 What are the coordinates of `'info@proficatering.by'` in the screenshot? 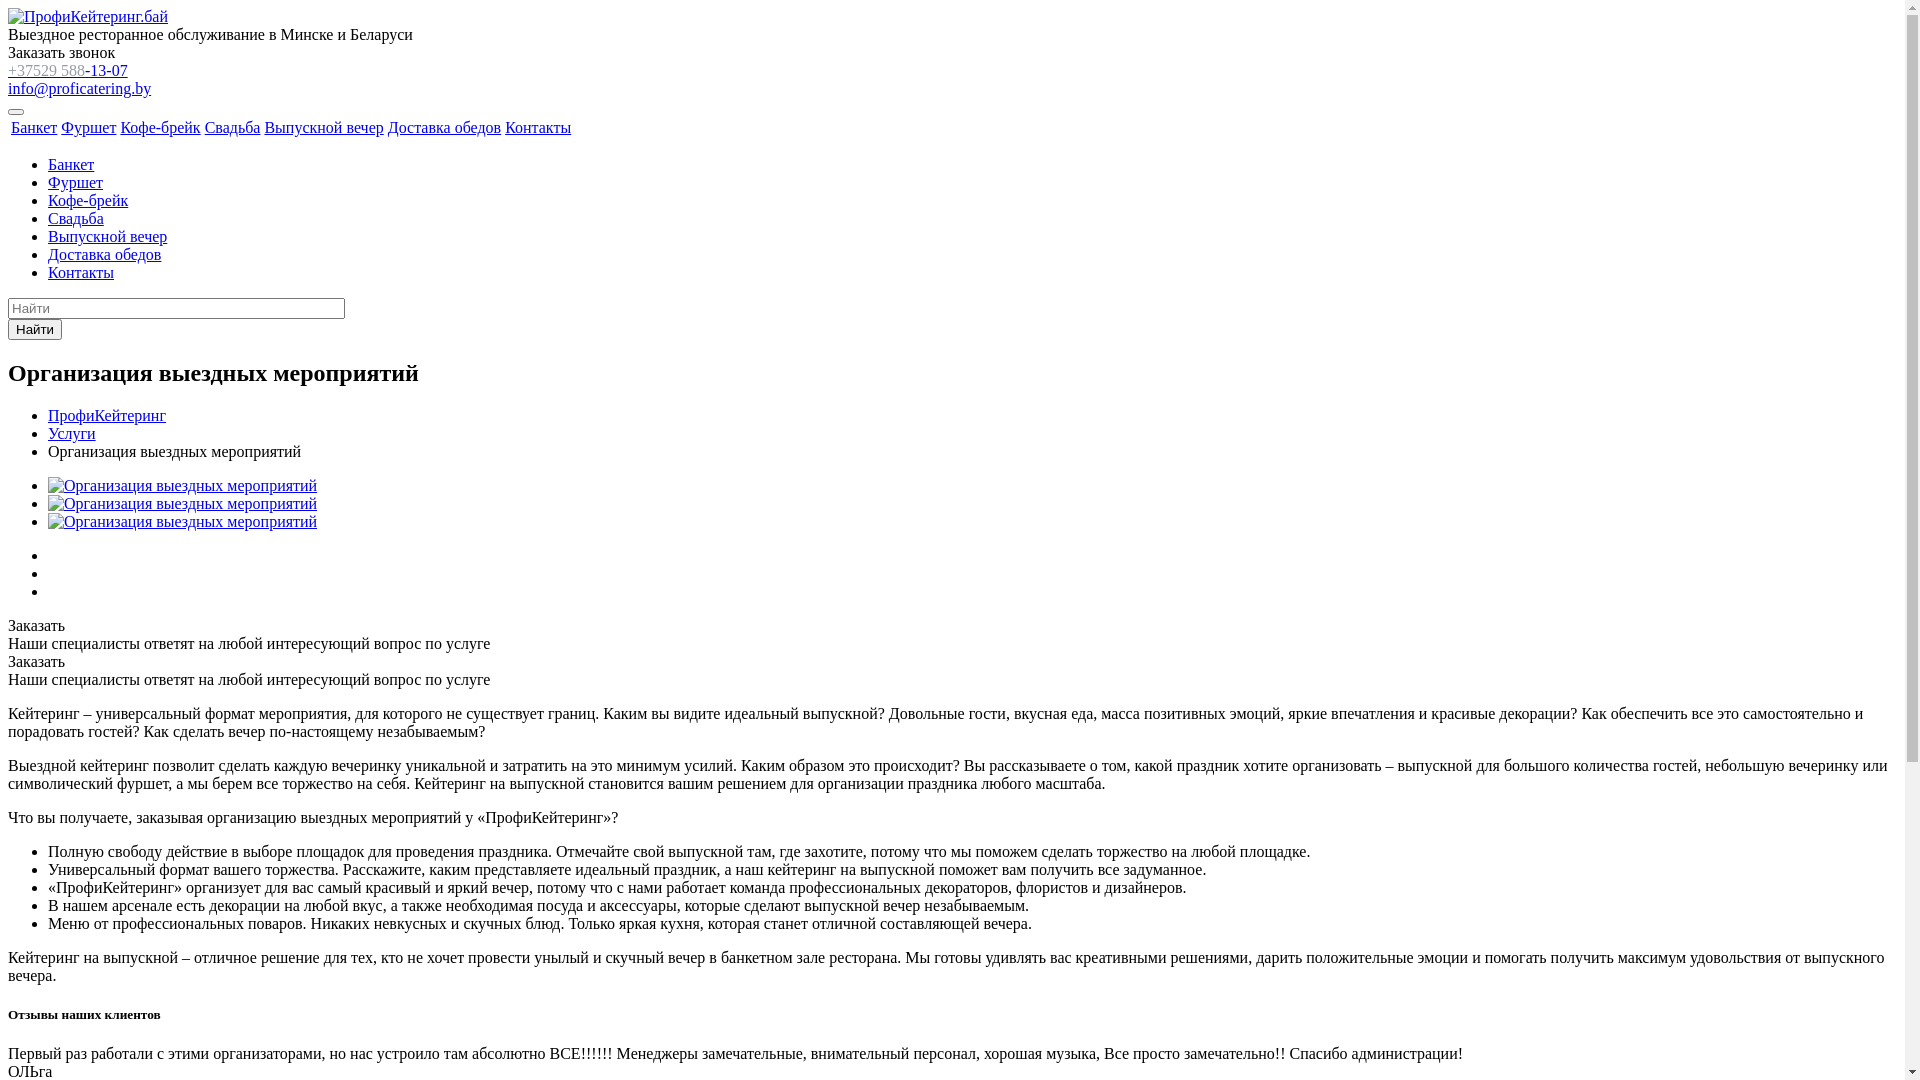 It's located at (79, 87).